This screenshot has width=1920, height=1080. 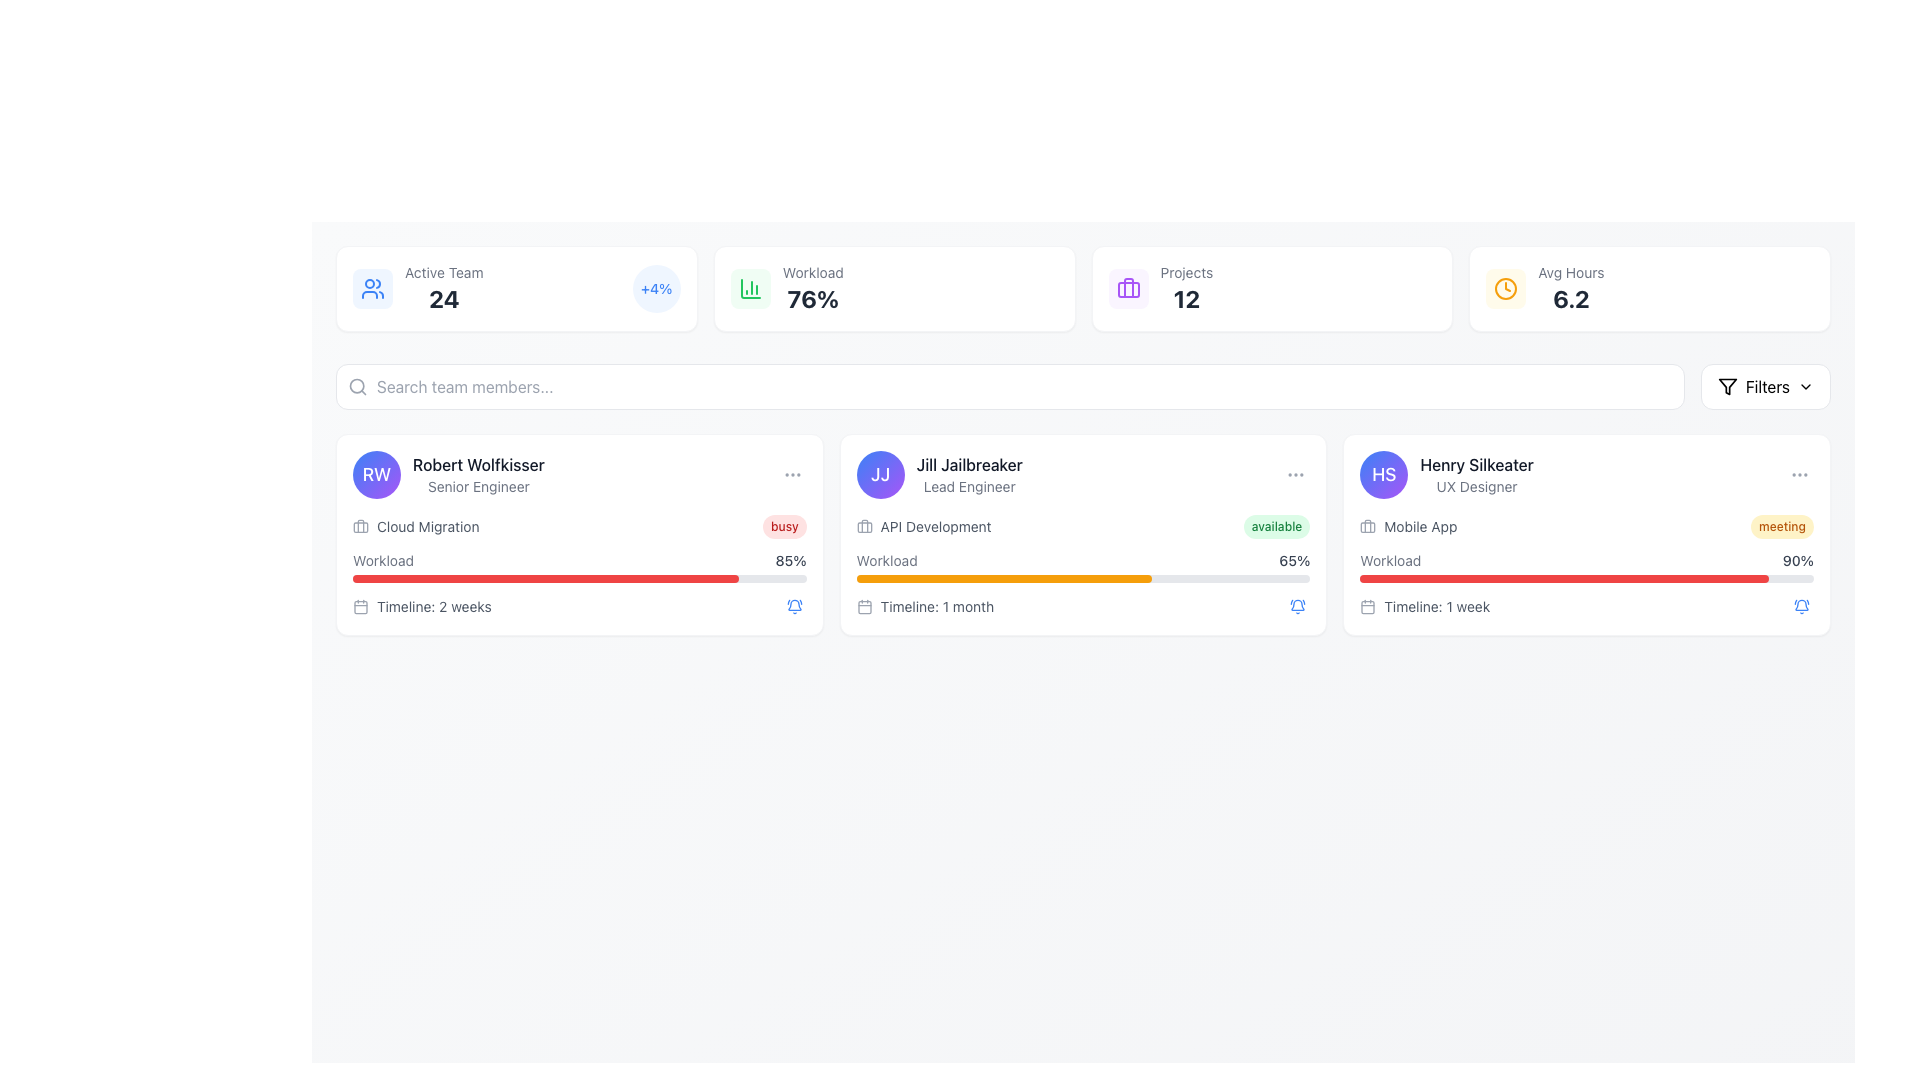 I want to click on the bell icon located at the bottom-right corner of the card labeled 'Henry Silkeater', so click(x=1298, y=605).